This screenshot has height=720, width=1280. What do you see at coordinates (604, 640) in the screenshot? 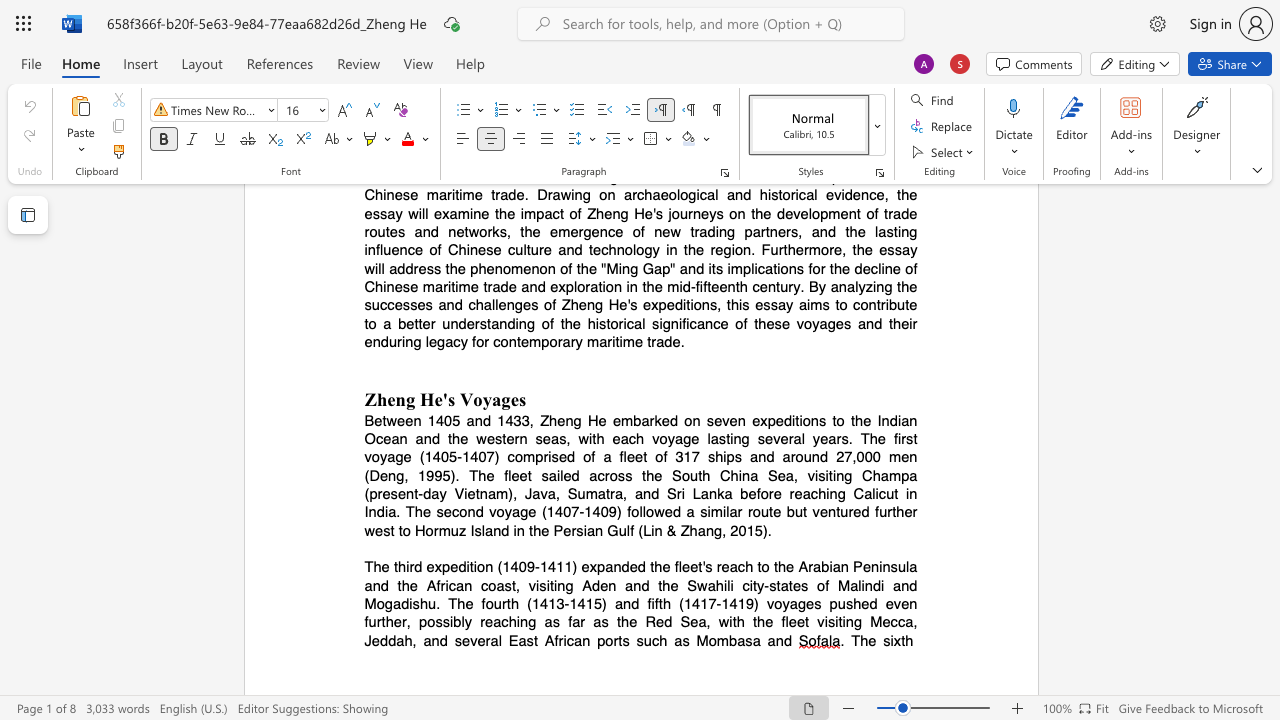
I see `the subset text "orts such as Mombasa" within the text "as far as the Red Sea, with the fleet visiting Mecca, Jeddah, and several East African ports such as Mombasa and"` at bounding box center [604, 640].